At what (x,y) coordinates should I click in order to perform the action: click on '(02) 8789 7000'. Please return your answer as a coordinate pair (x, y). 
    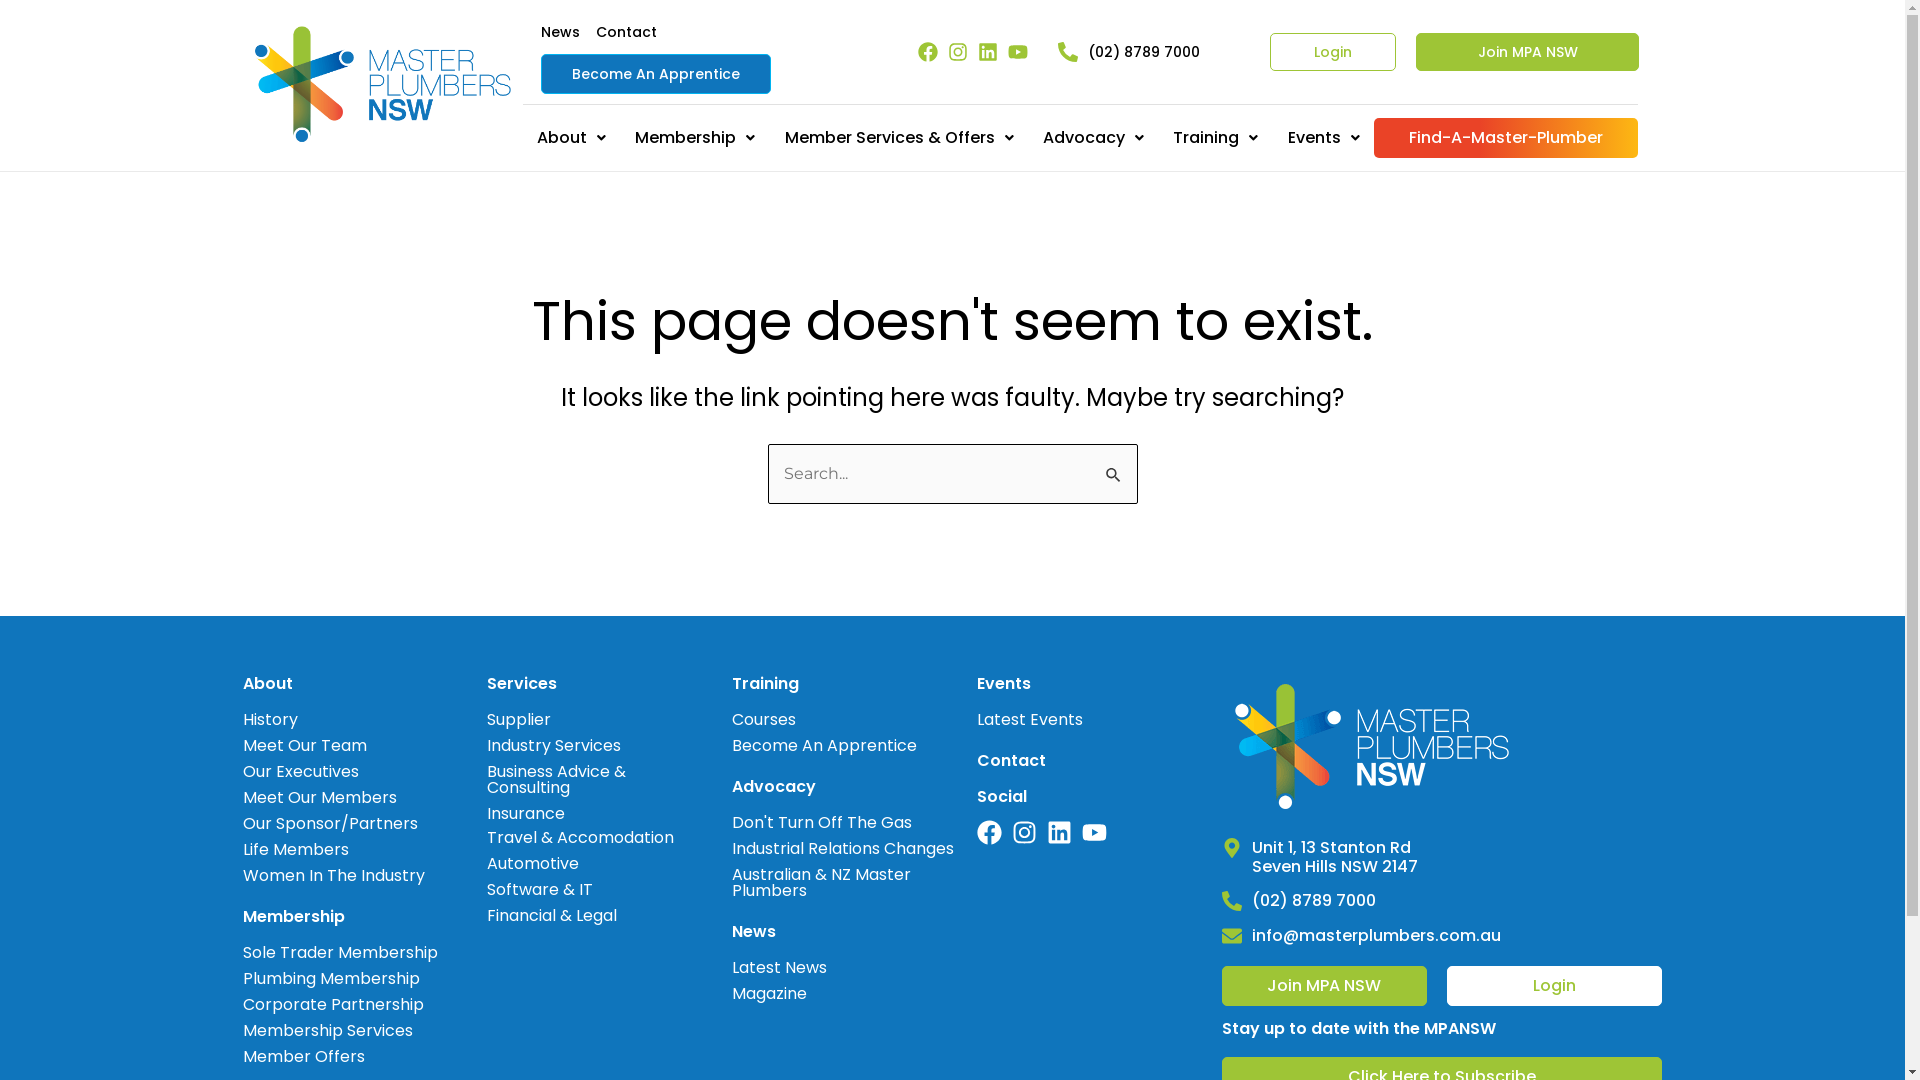
    Looking at the image, I should click on (1143, 50).